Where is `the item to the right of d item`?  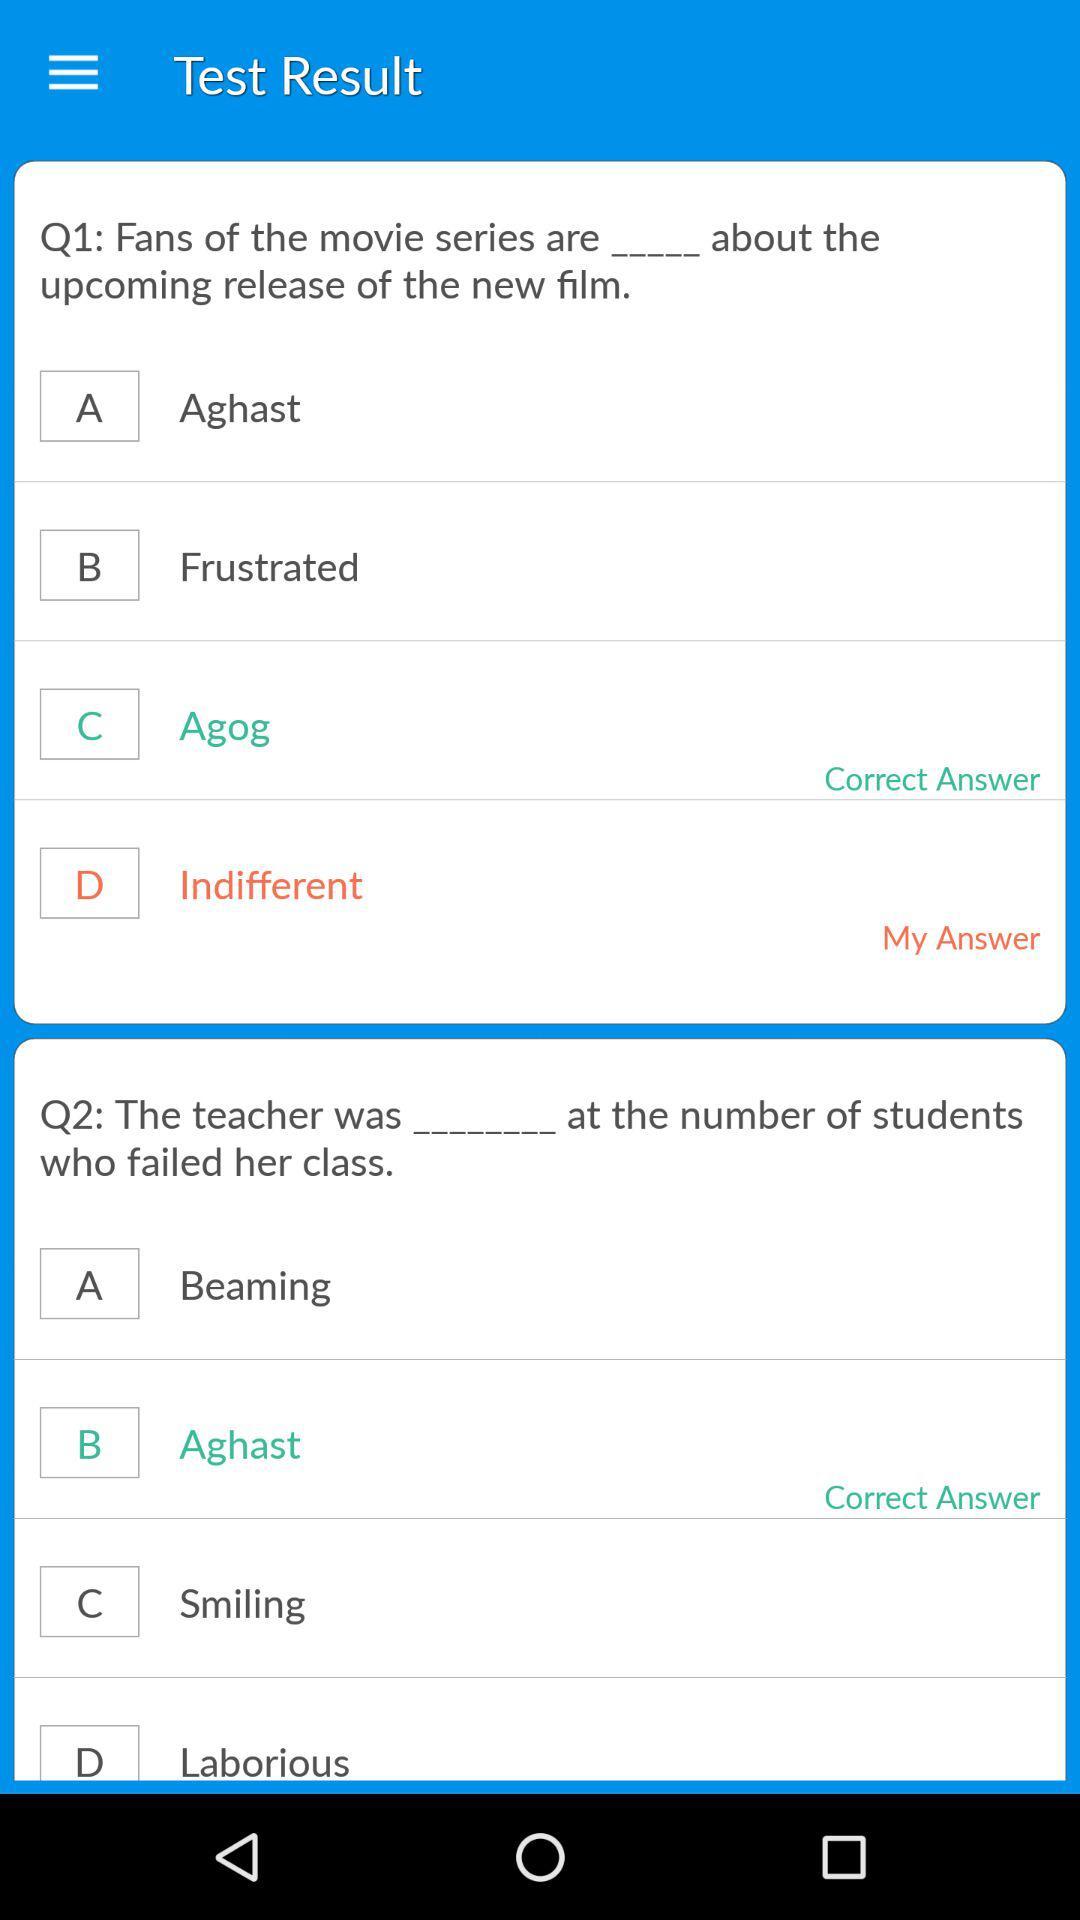
the item to the right of d item is located at coordinates (413, 1755).